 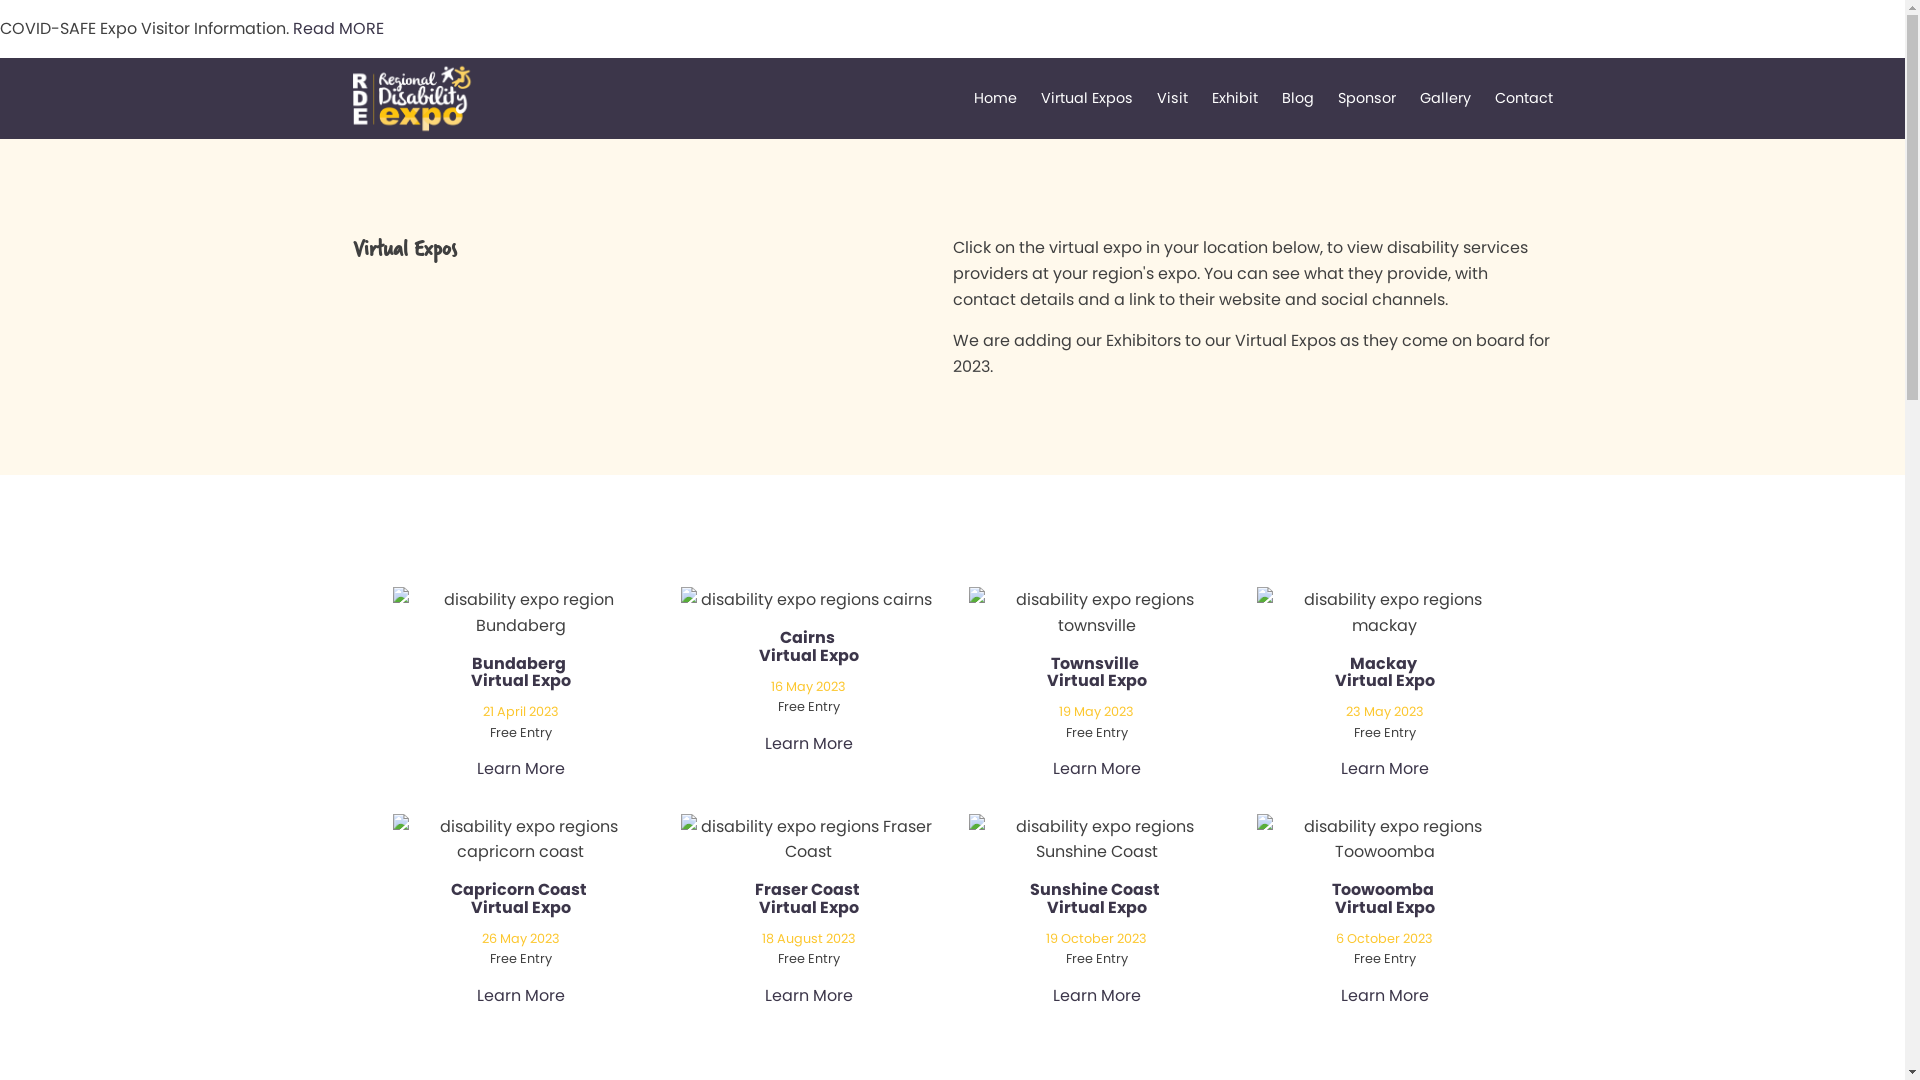 What do you see at coordinates (519, 767) in the screenshot?
I see `'Learn More'` at bounding box center [519, 767].